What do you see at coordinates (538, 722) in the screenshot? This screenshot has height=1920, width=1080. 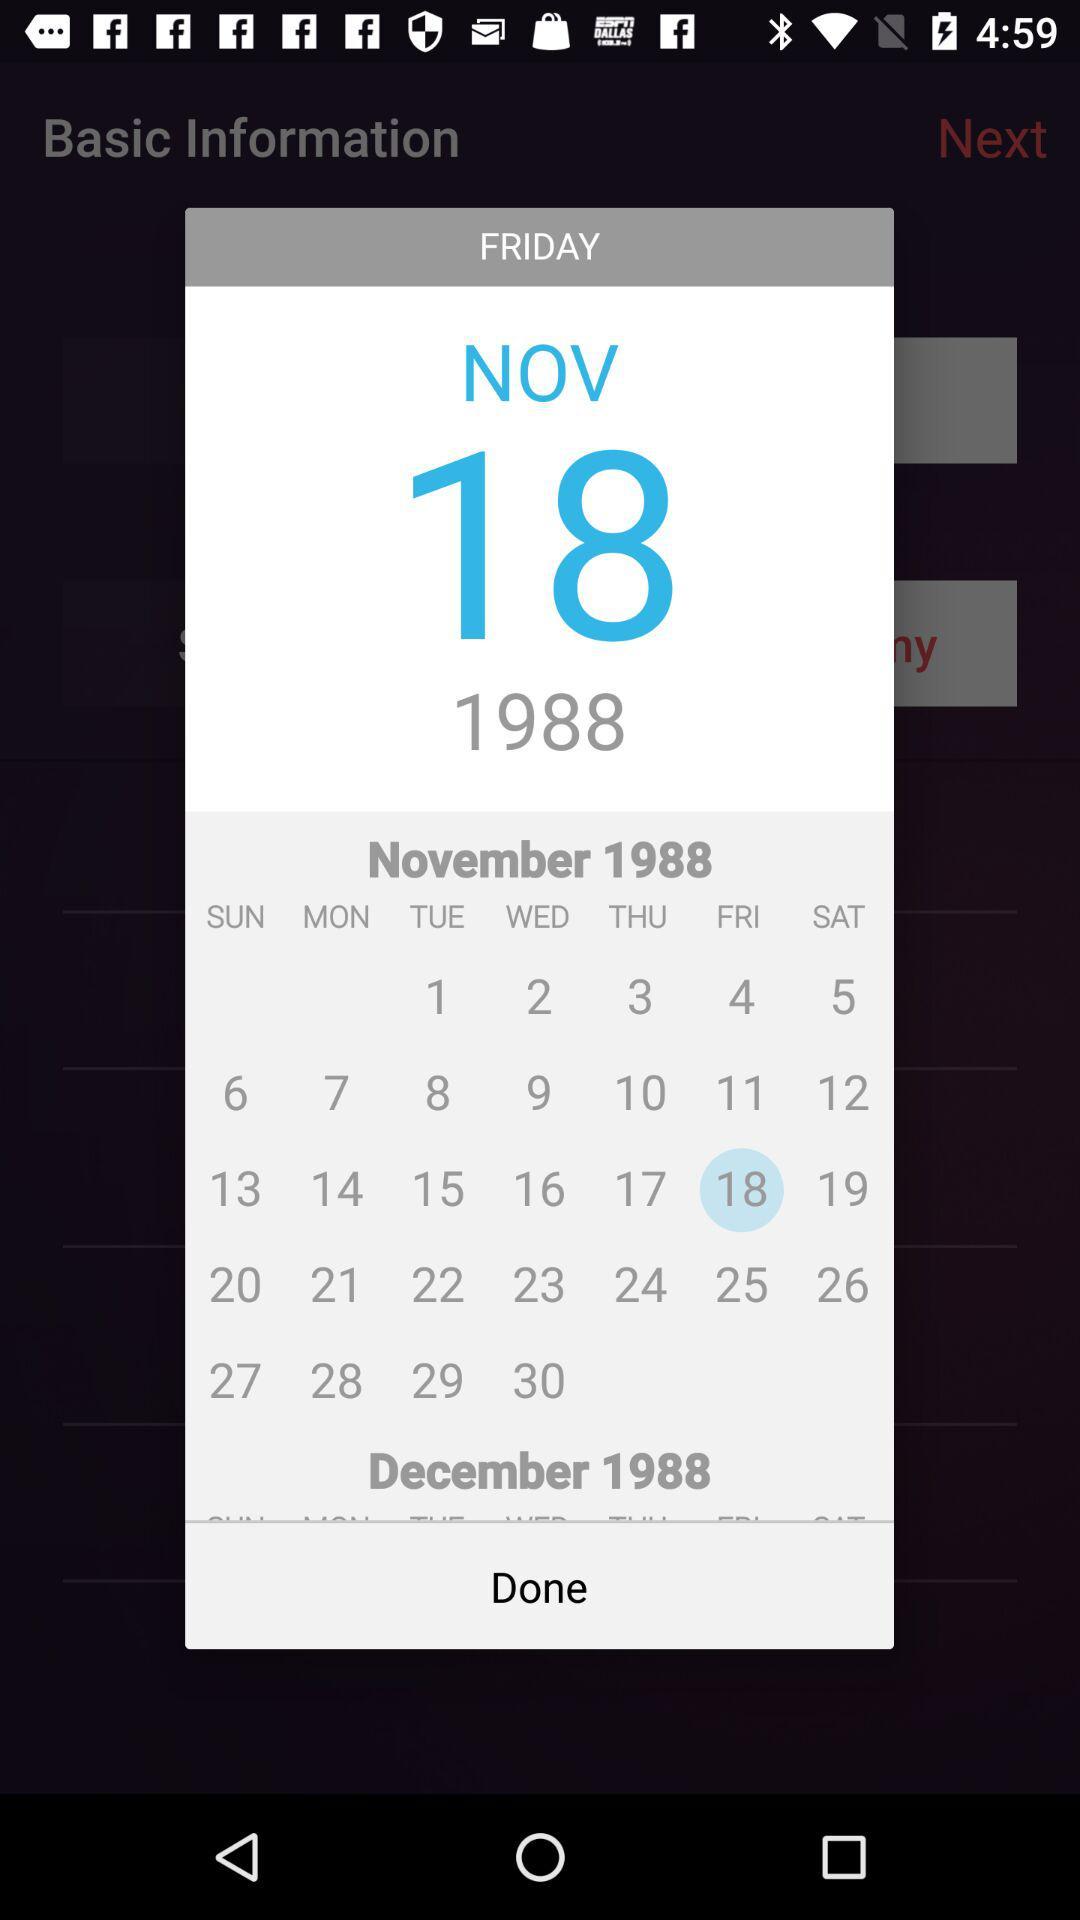 I see `item below the 18 icon` at bounding box center [538, 722].